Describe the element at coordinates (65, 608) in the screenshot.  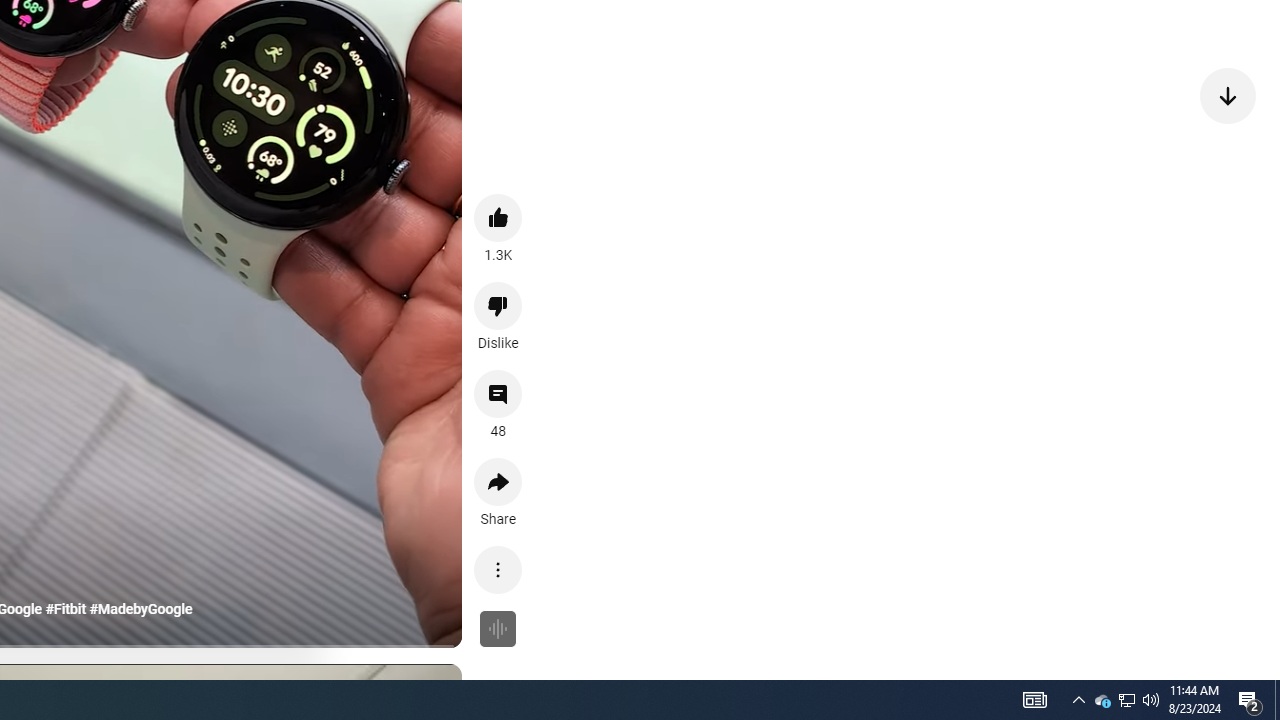
I see `'#Fitbit'` at that location.